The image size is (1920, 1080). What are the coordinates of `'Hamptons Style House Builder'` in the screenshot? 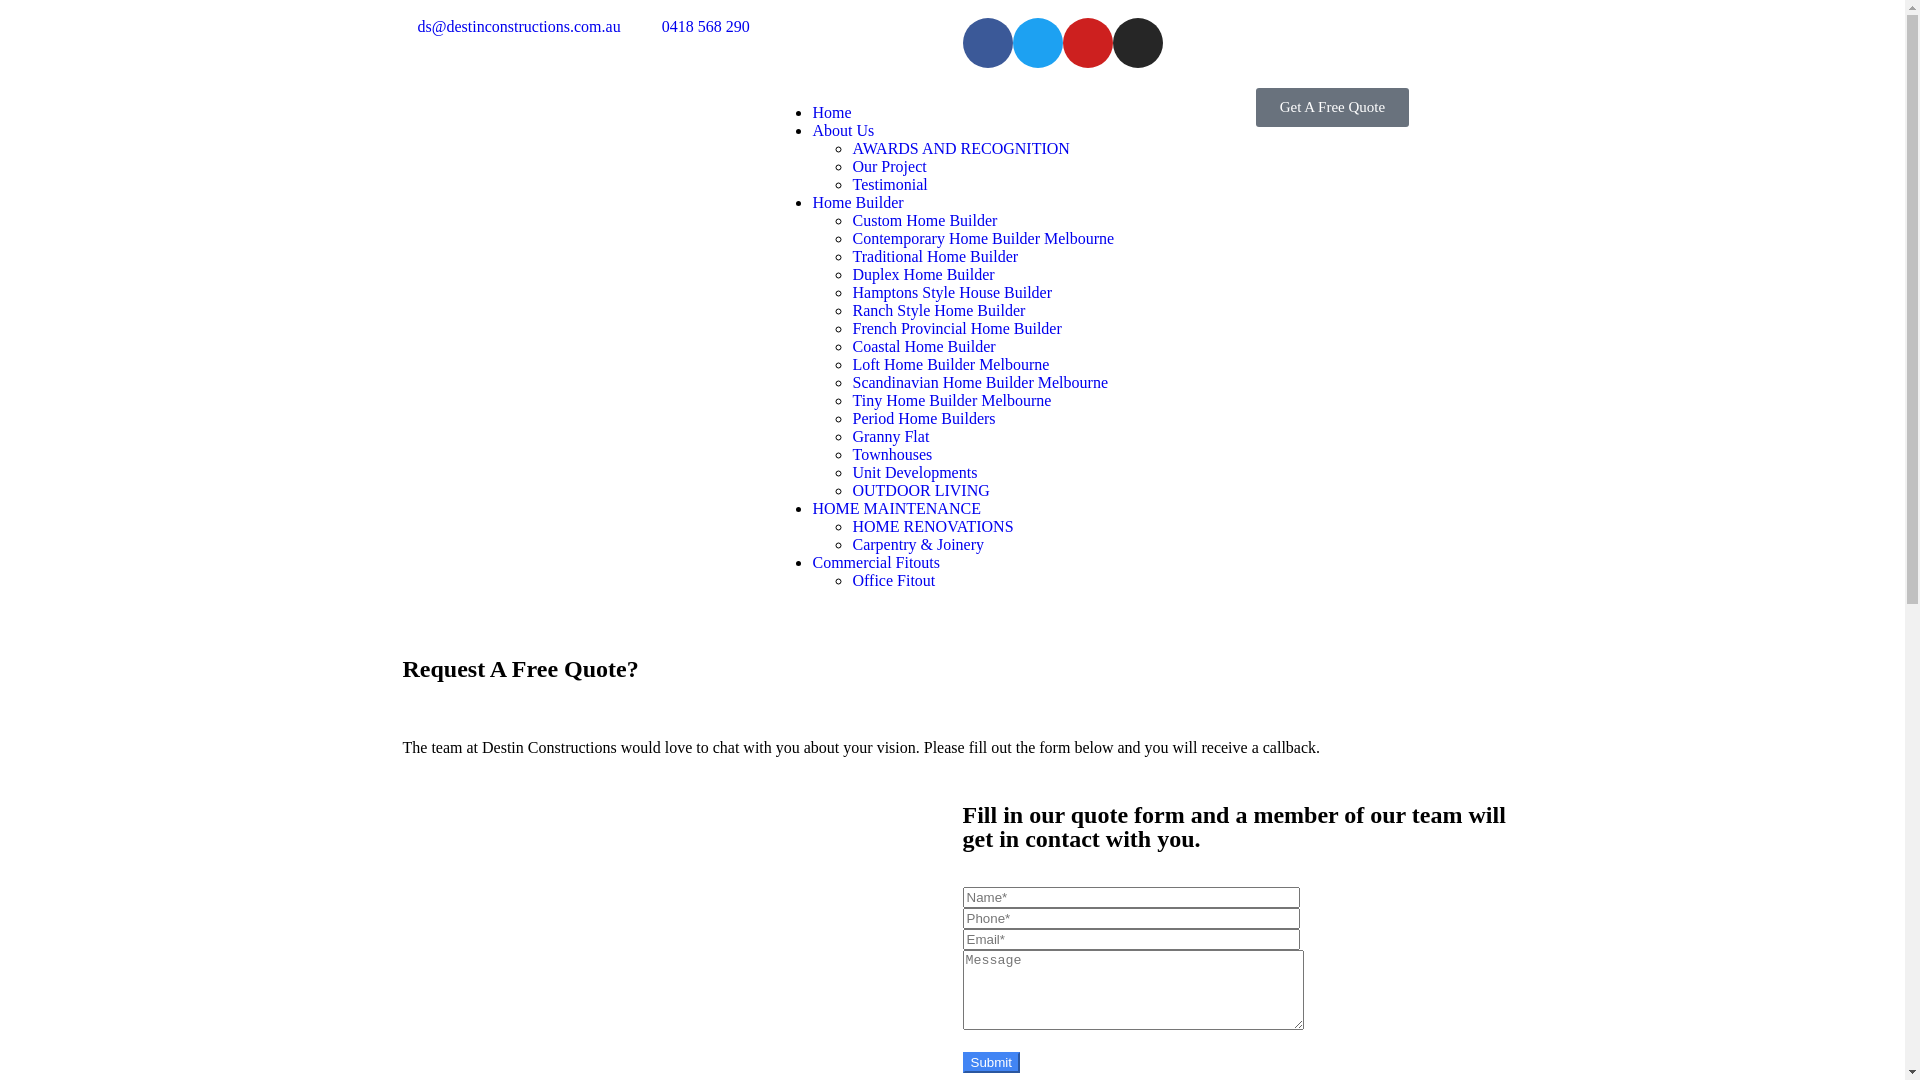 It's located at (950, 292).